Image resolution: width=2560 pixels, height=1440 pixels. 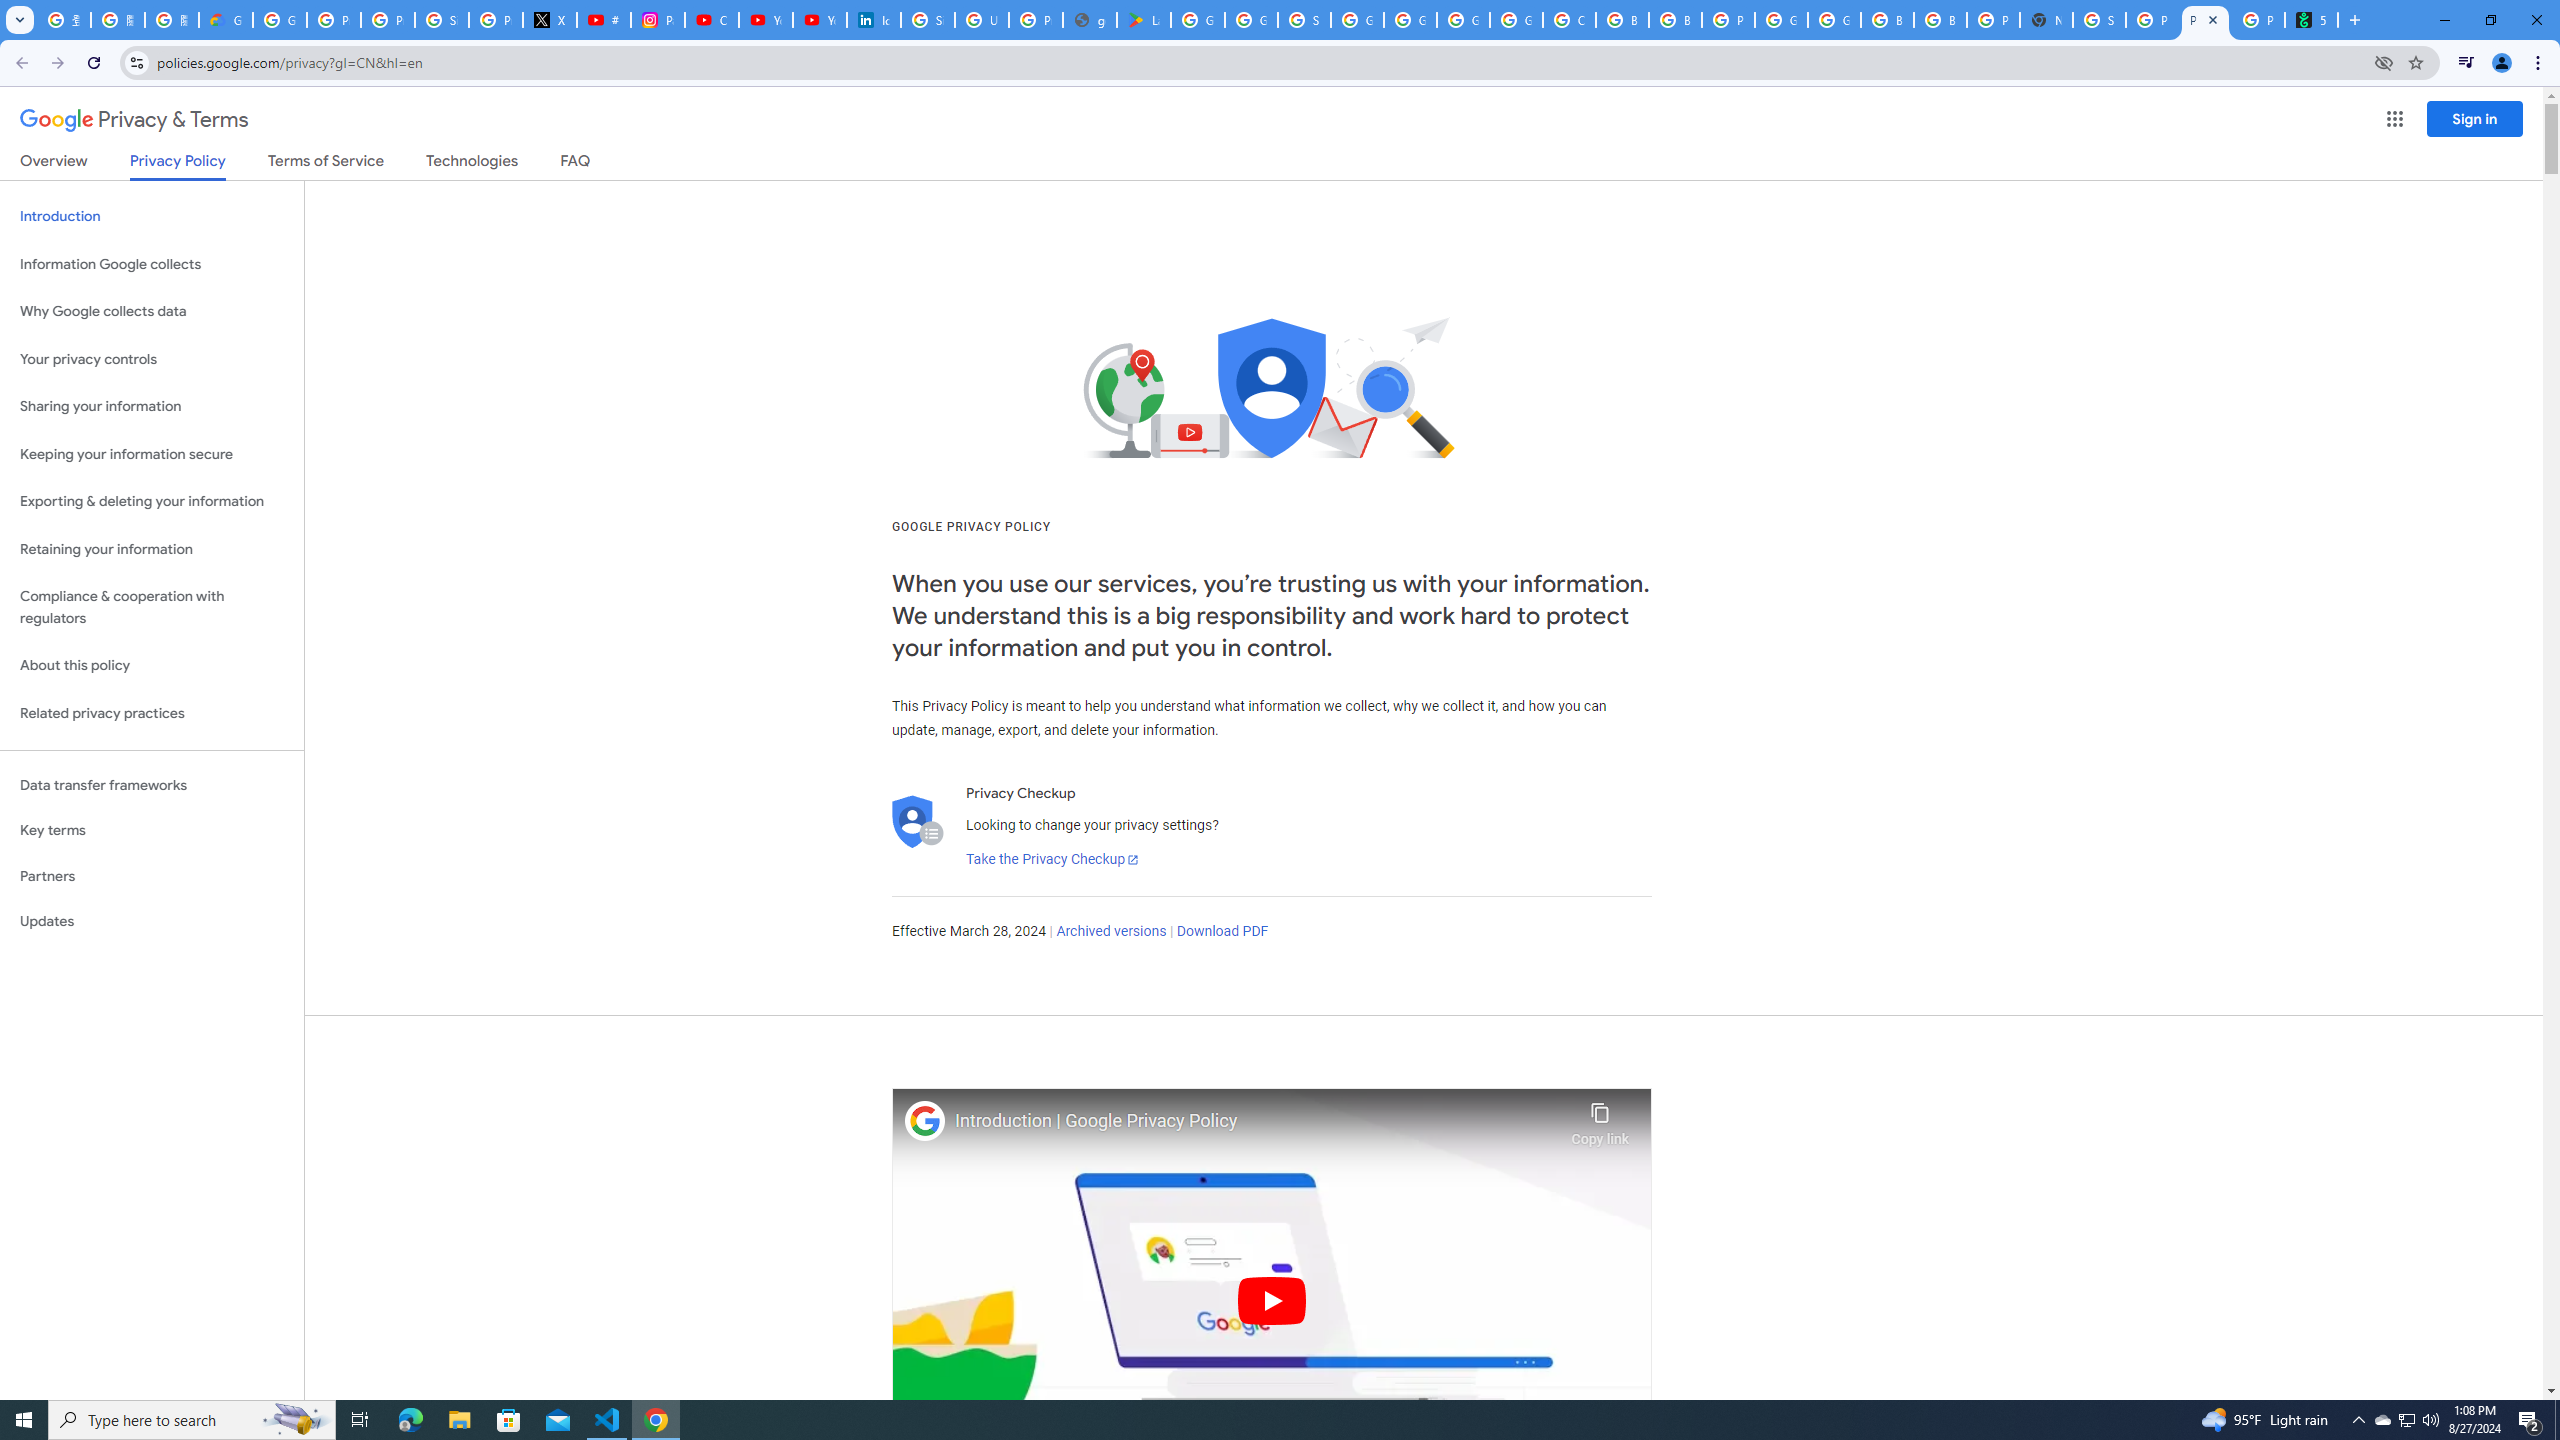 What do you see at coordinates (151, 712) in the screenshot?
I see `'Related privacy practices'` at bounding box center [151, 712].